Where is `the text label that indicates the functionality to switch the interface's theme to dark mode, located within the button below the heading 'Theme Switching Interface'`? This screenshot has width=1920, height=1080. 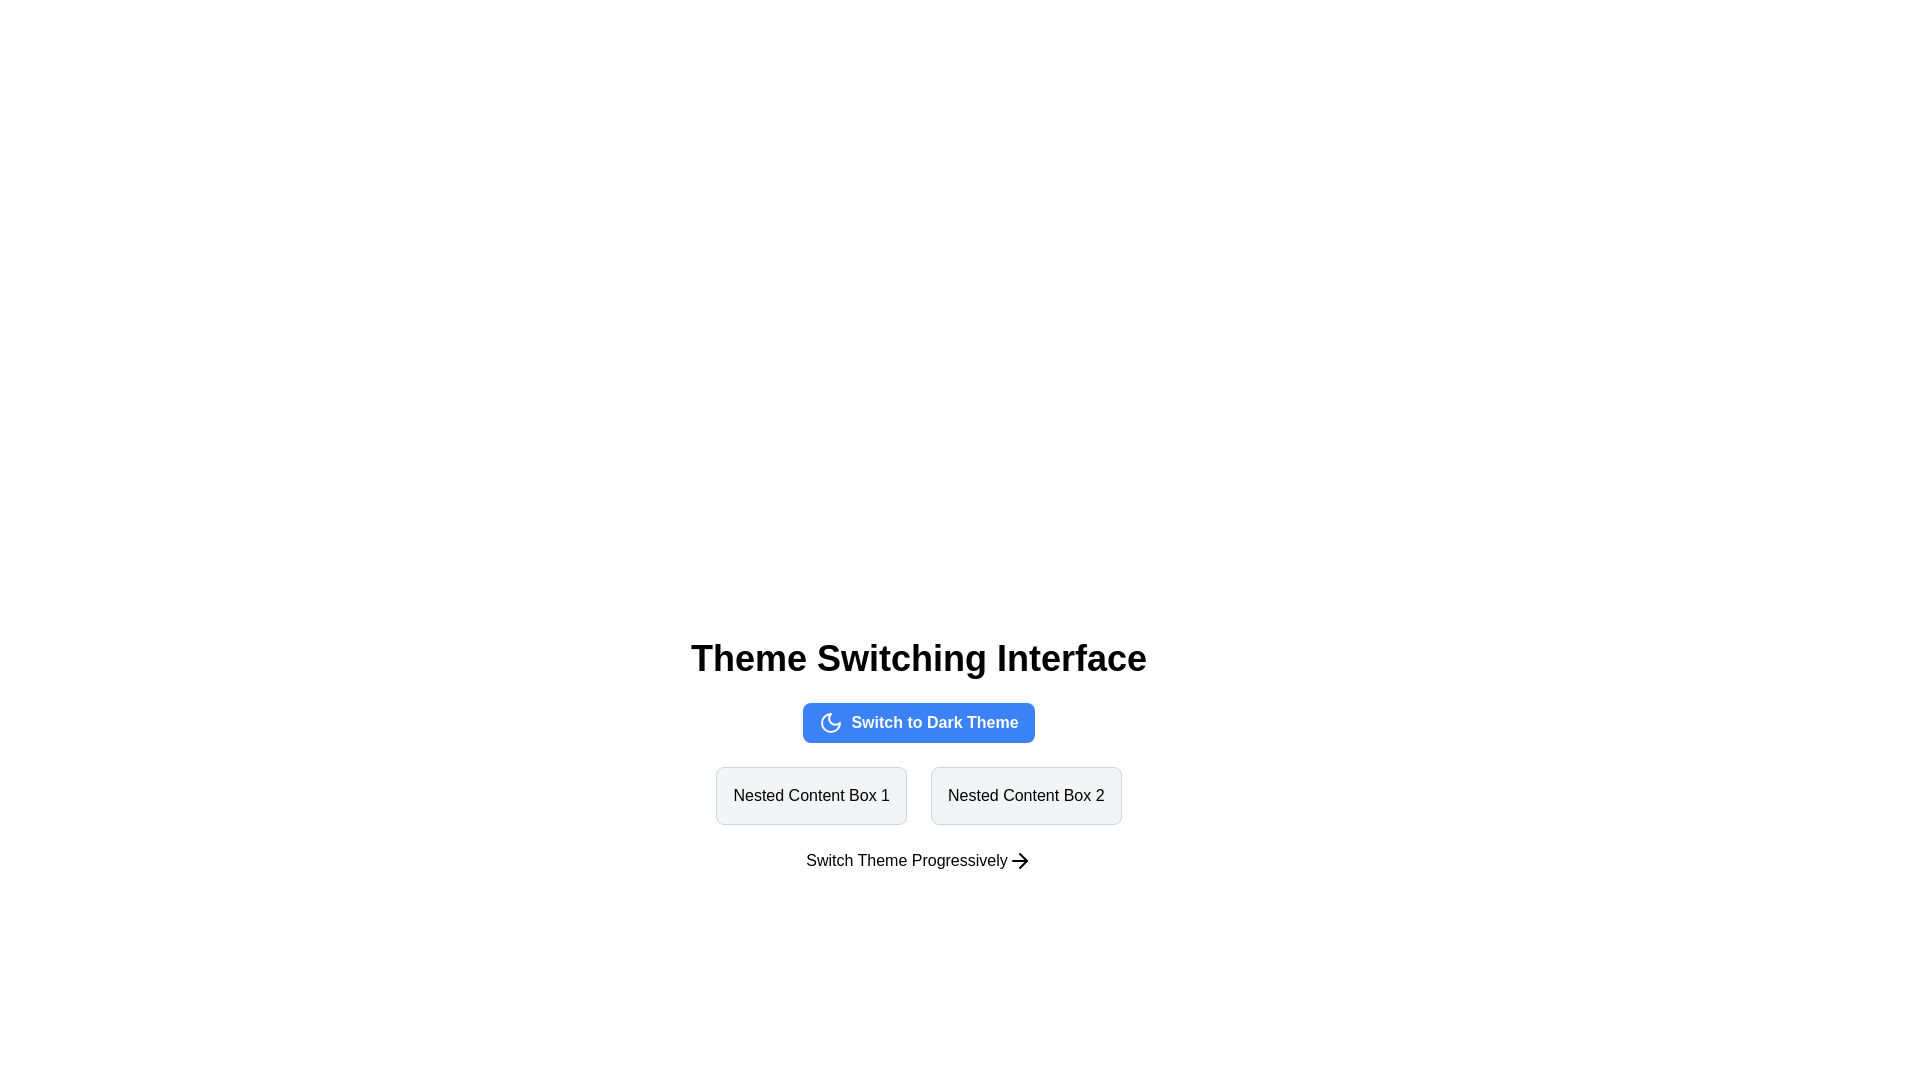 the text label that indicates the functionality to switch the interface's theme to dark mode, located within the button below the heading 'Theme Switching Interface' is located at coordinates (934, 722).